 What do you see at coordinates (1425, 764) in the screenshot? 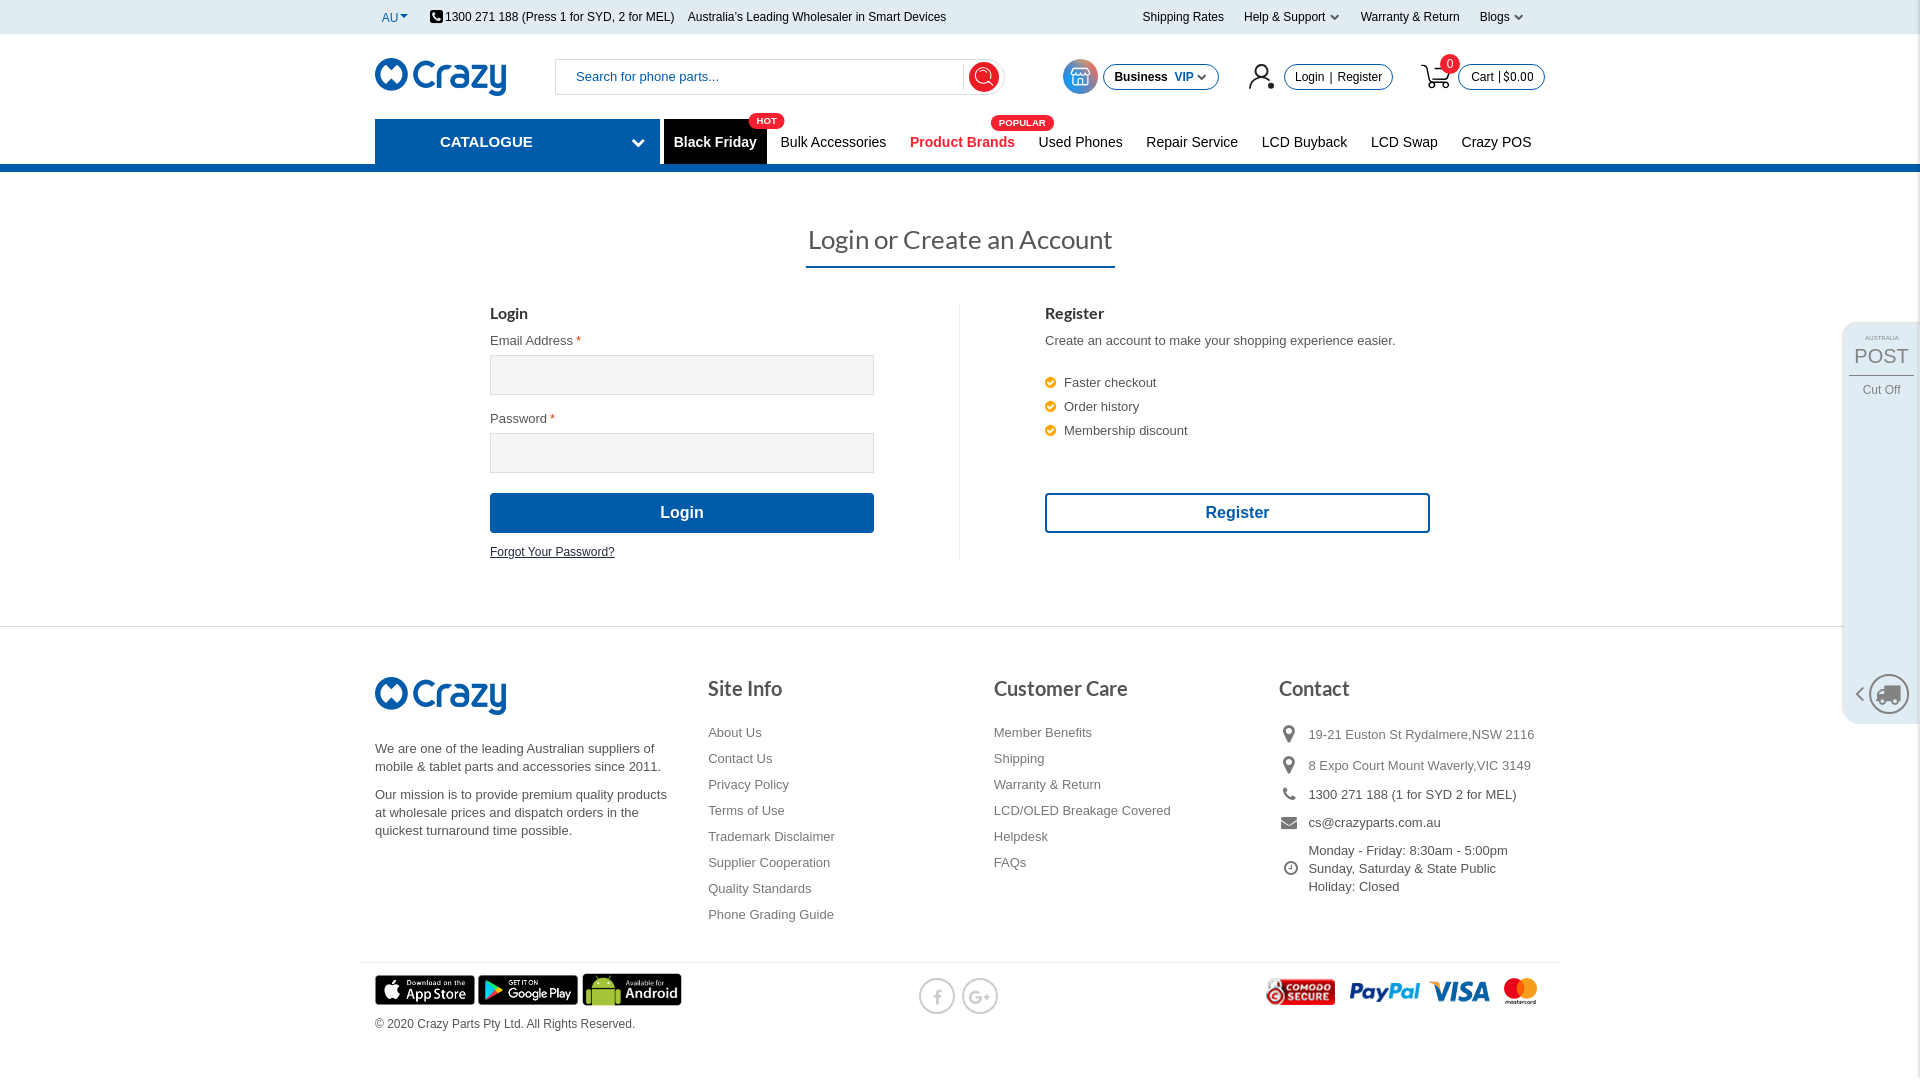
I see `'8 Expo Court Mount Waverly,VIC 3149'` at bounding box center [1425, 764].